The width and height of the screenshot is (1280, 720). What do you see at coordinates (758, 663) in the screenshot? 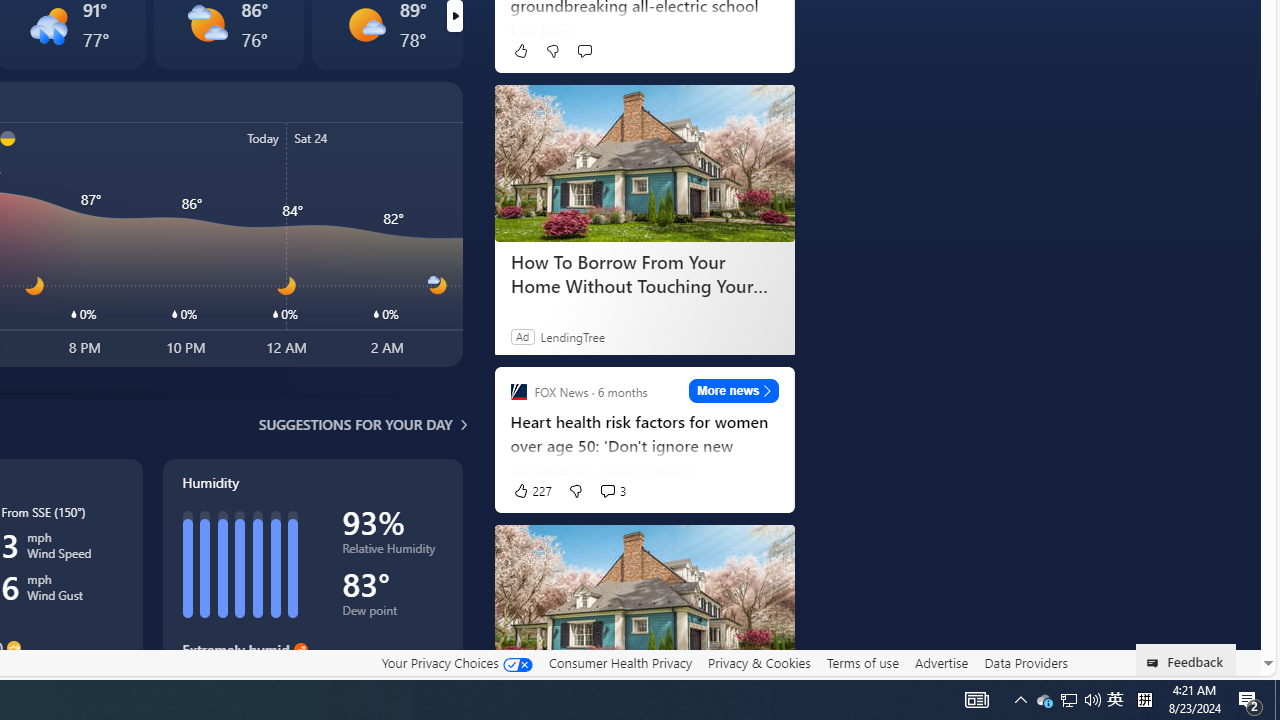
I see `'Privacy & Cookies'` at bounding box center [758, 663].